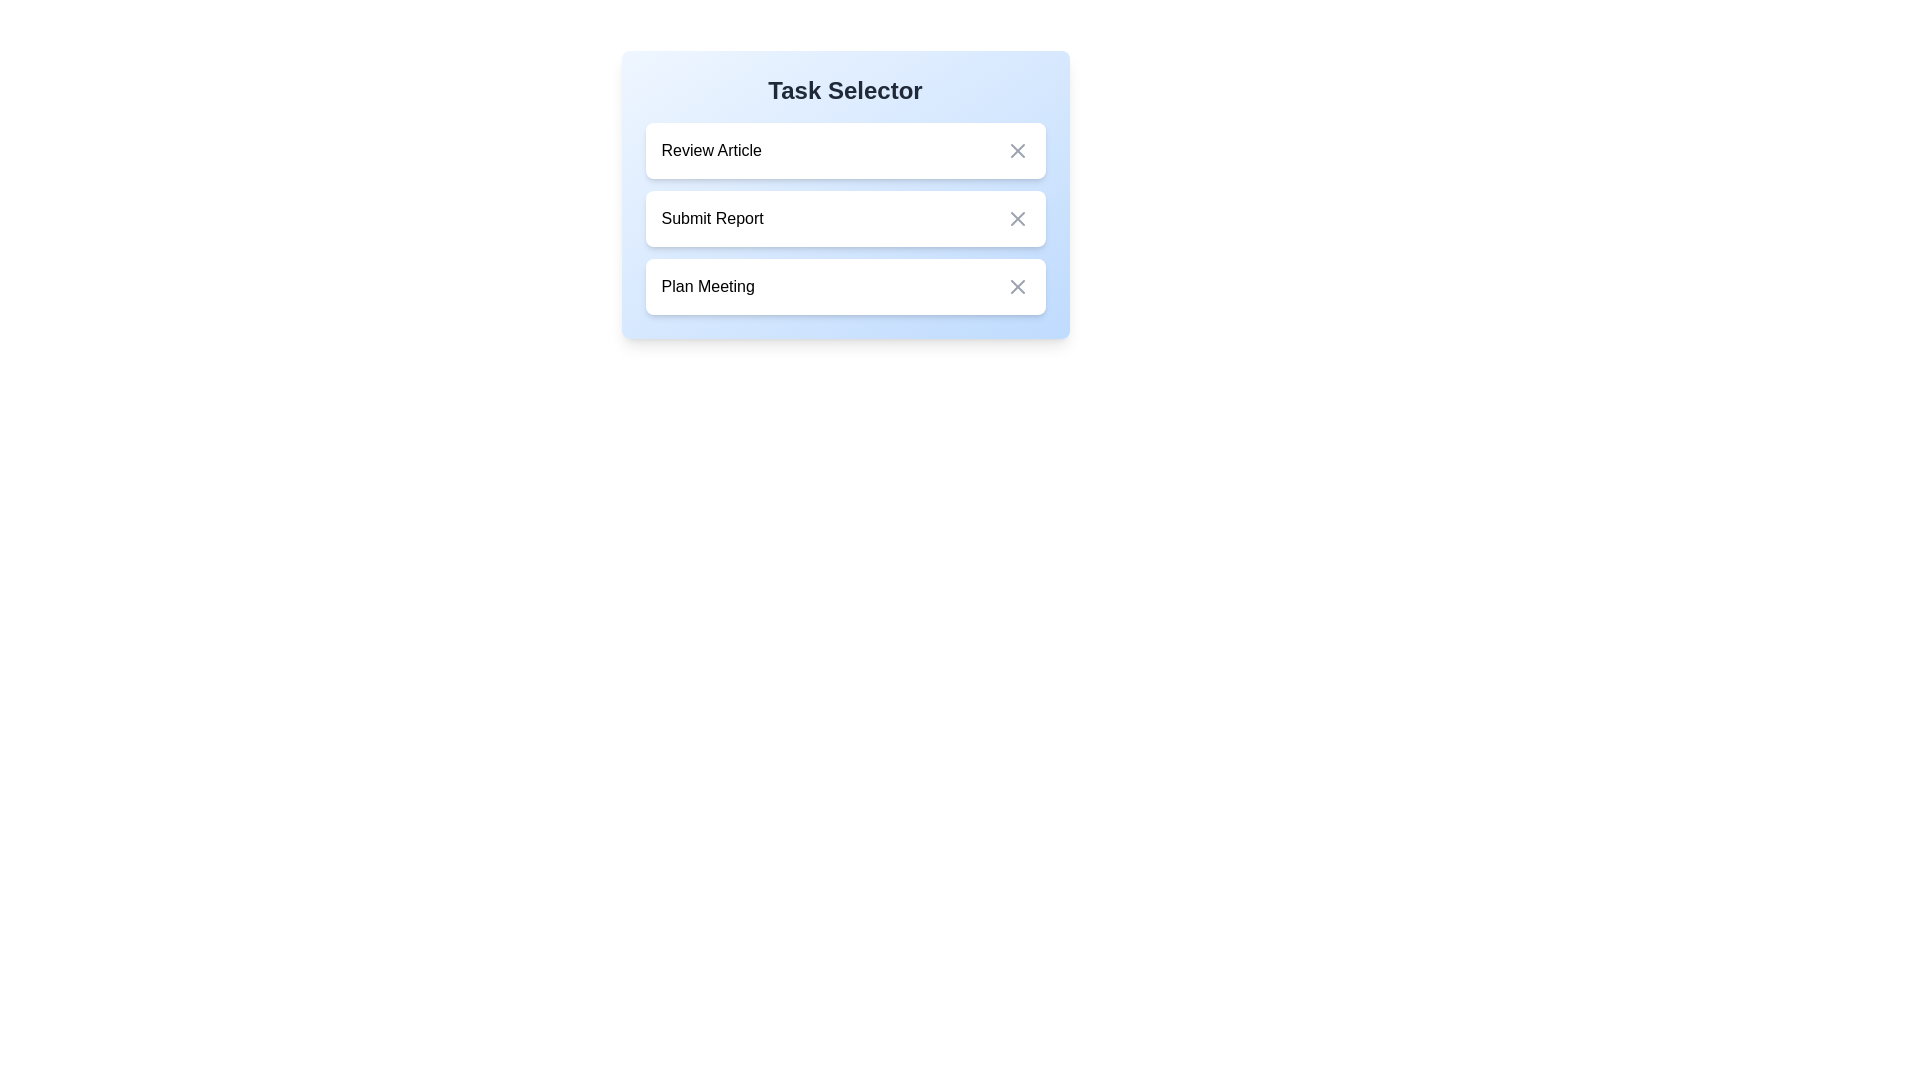 The image size is (1920, 1080). I want to click on the diagonal cross icon button located at the right end of the 'Plan Meeting' item in the task list, so click(1017, 286).